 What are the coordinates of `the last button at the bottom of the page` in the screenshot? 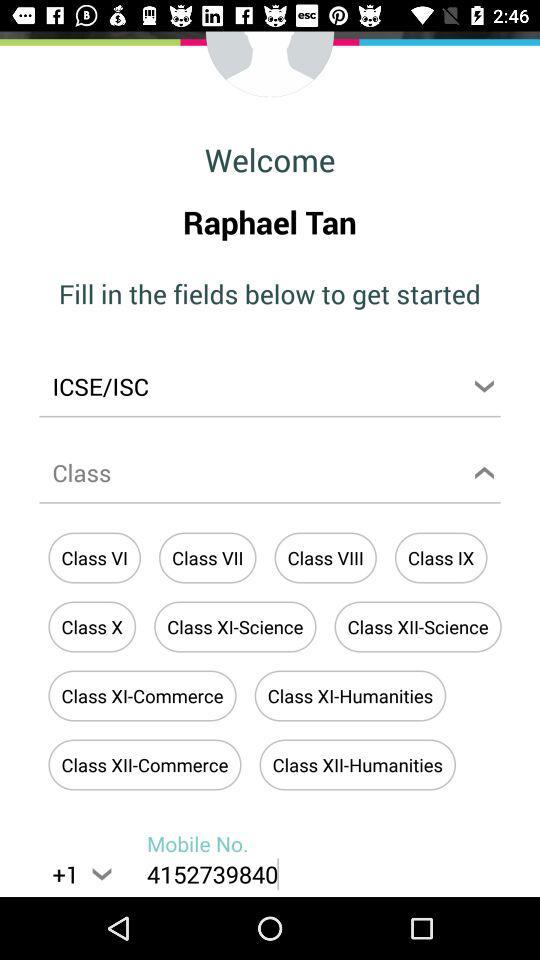 It's located at (357, 764).